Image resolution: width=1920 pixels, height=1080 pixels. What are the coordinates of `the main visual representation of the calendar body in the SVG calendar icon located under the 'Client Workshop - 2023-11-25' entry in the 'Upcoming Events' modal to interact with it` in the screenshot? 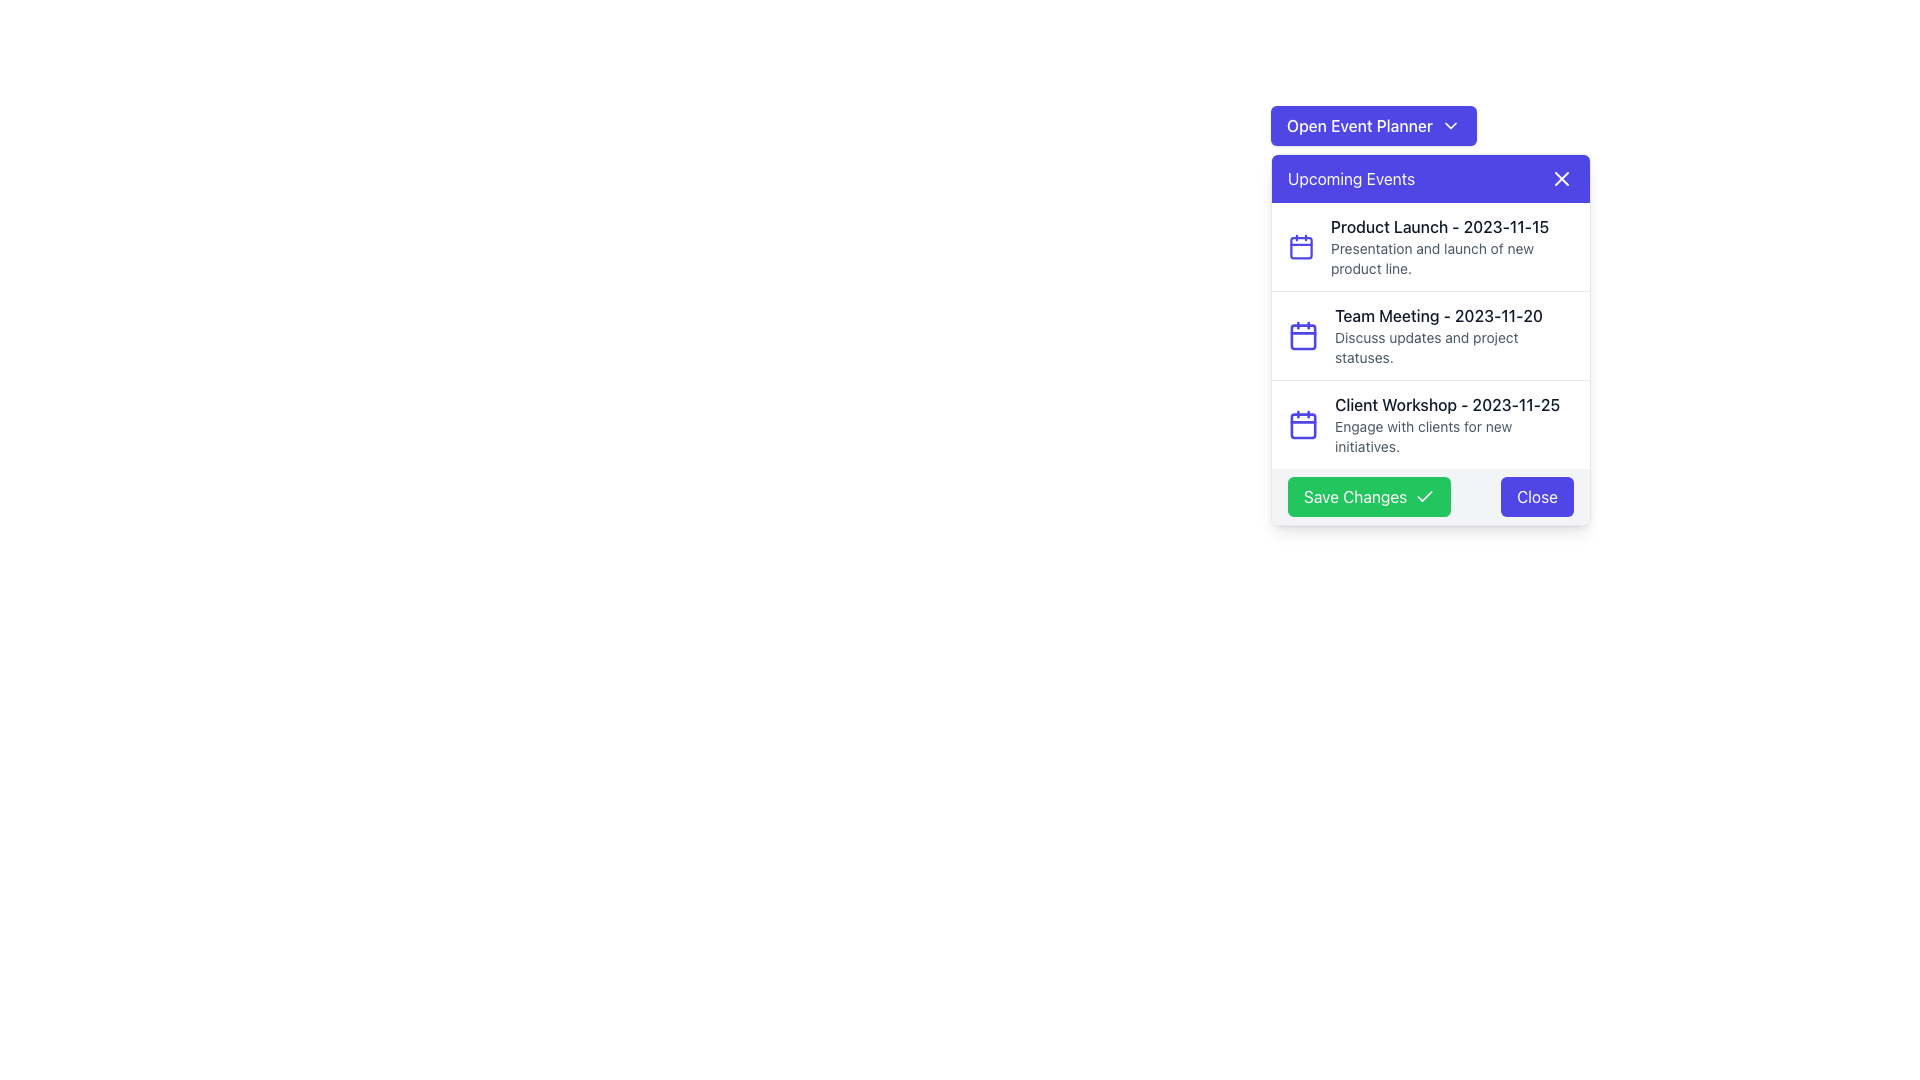 It's located at (1303, 425).